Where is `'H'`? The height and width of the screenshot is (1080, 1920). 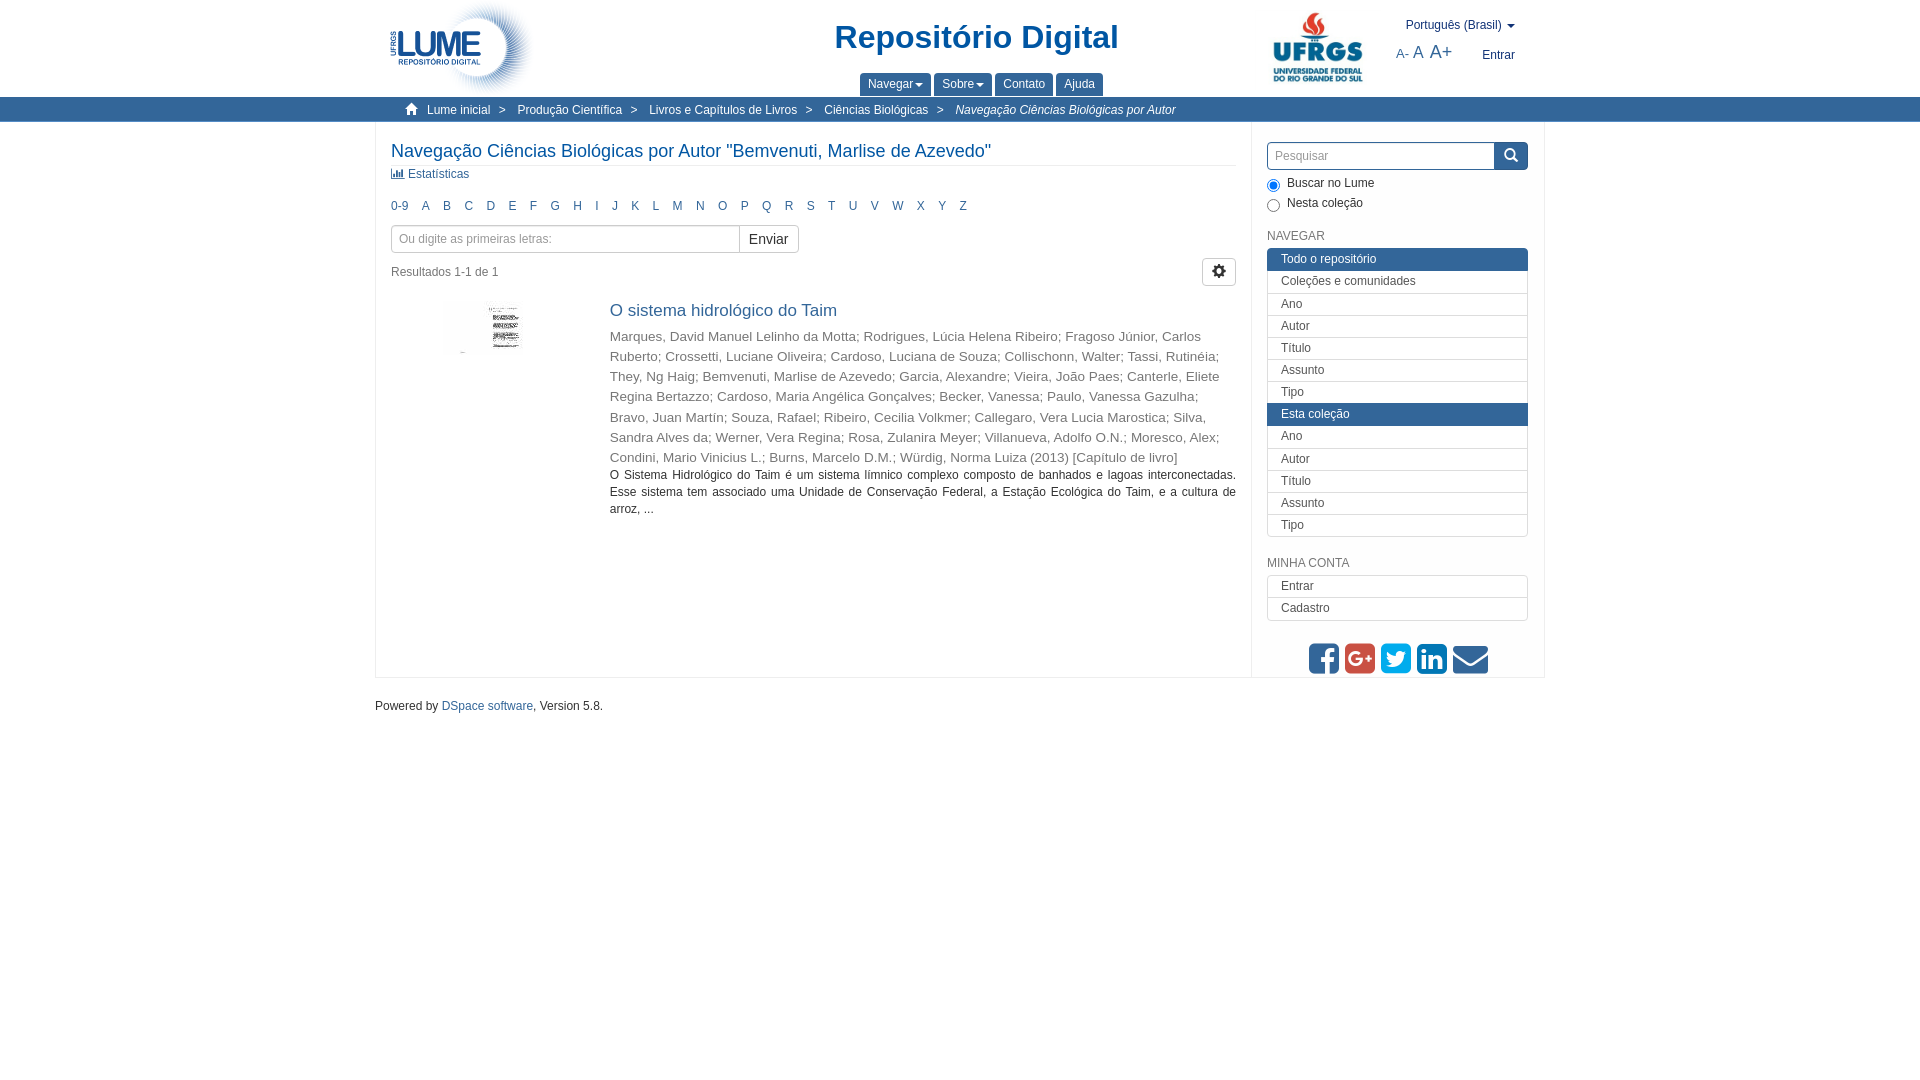 'H' is located at coordinates (571, 205).